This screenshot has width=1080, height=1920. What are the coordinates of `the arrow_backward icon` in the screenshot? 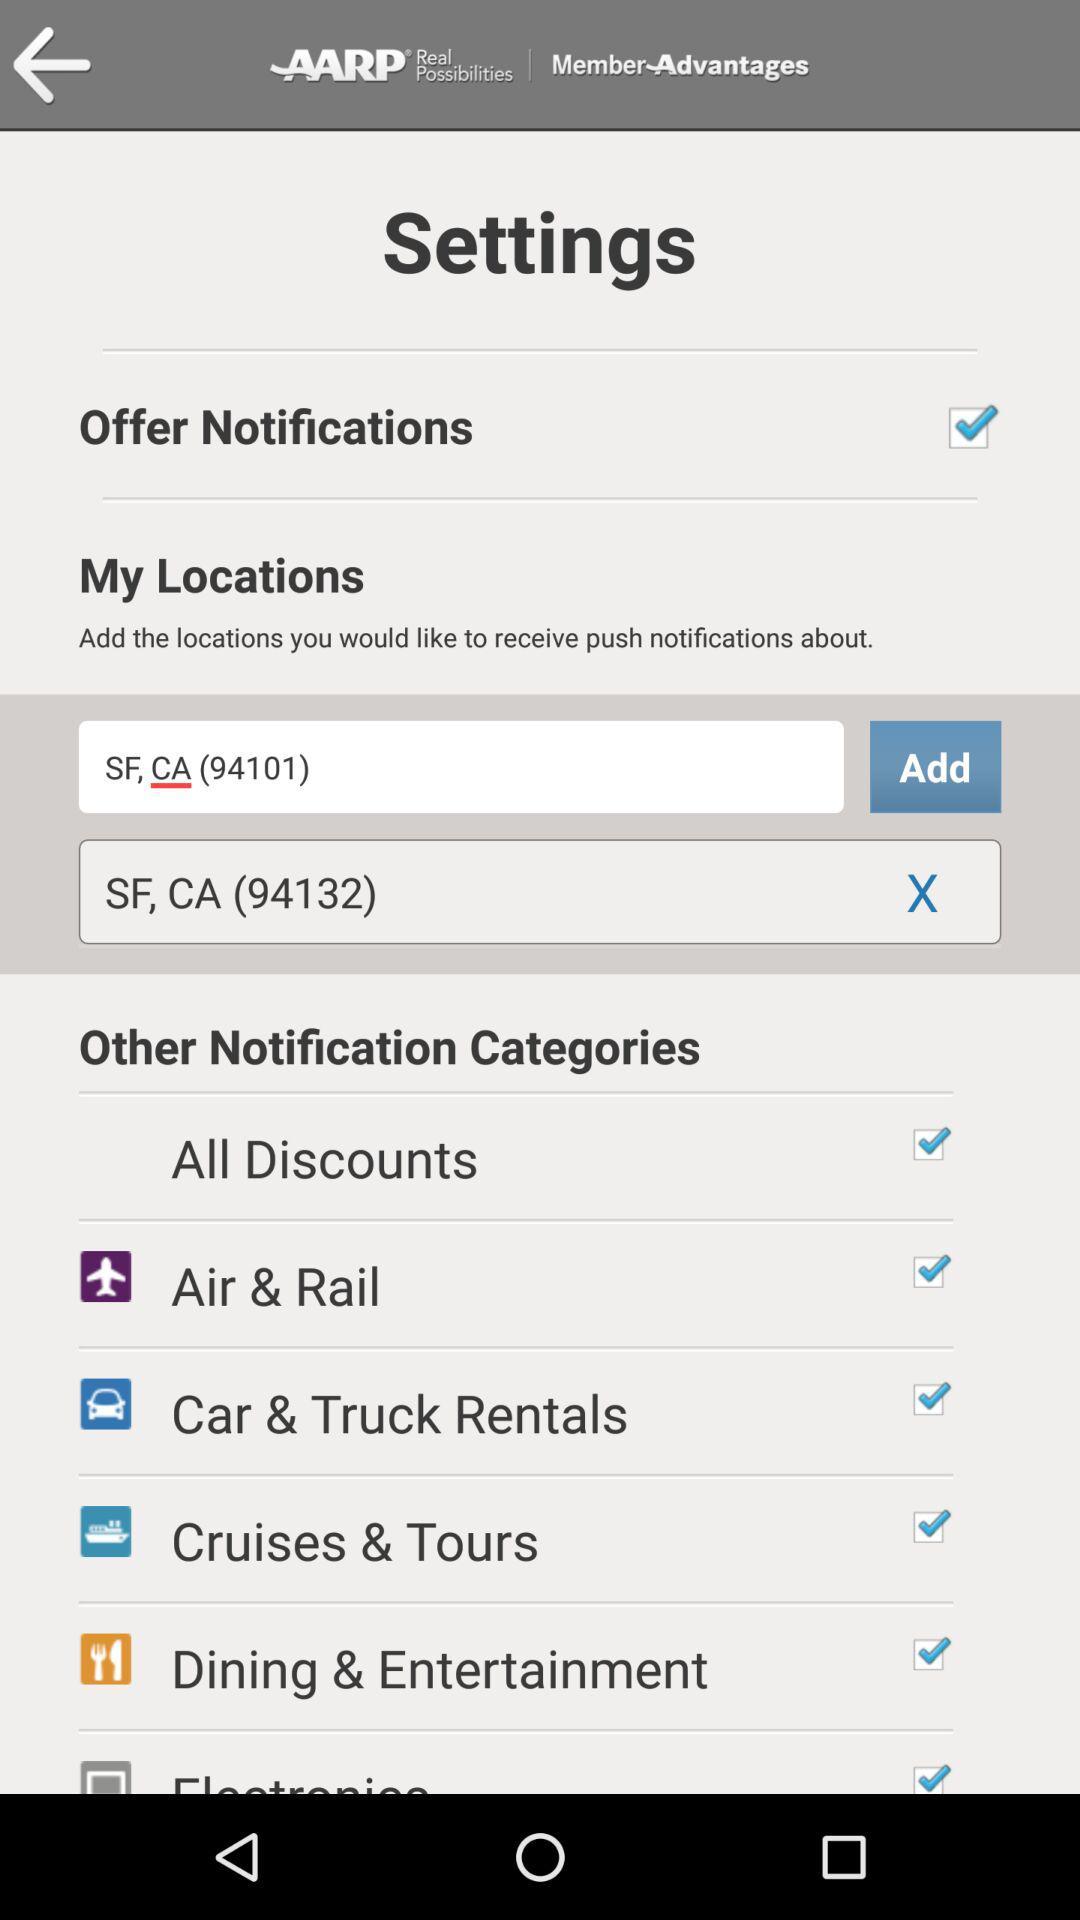 It's located at (51, 70).